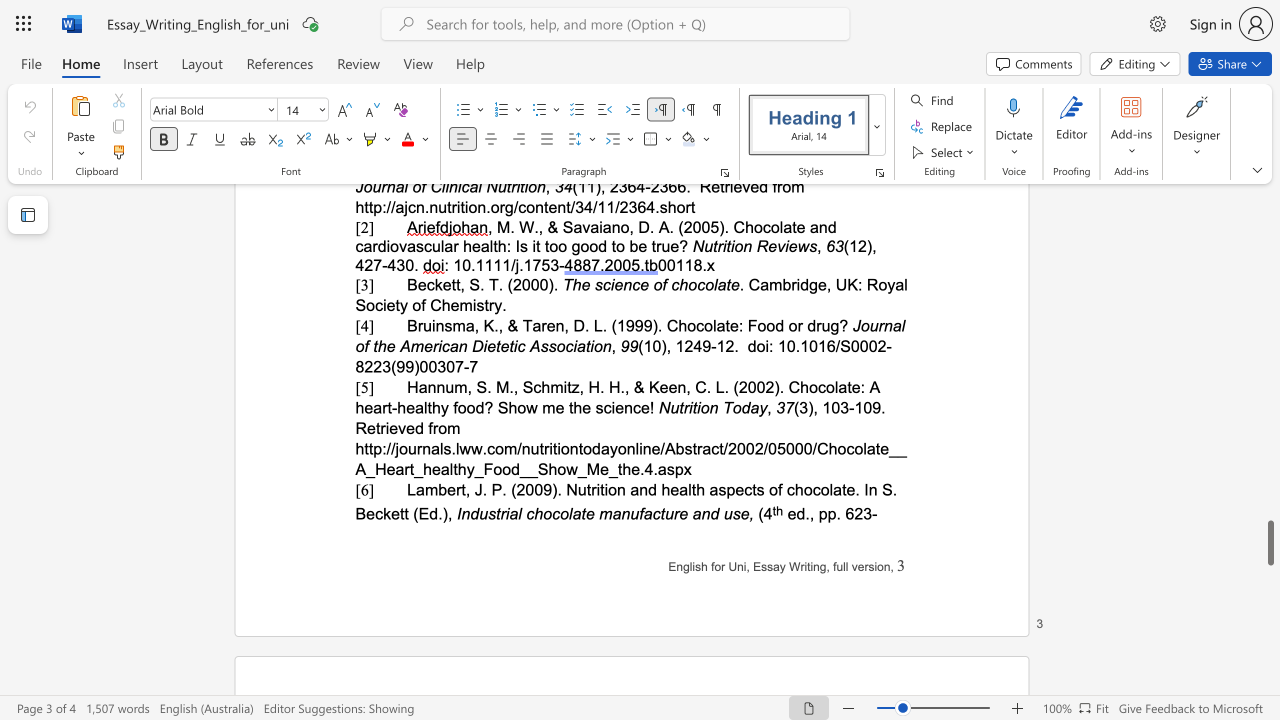 Image resolution: width=1280 pixels, height=720 pixels. What do you see at coordinates (1269, 328) in the screenshot?
I see `the side scrollbar to bring the page up` at bounding box center [1269, 328].